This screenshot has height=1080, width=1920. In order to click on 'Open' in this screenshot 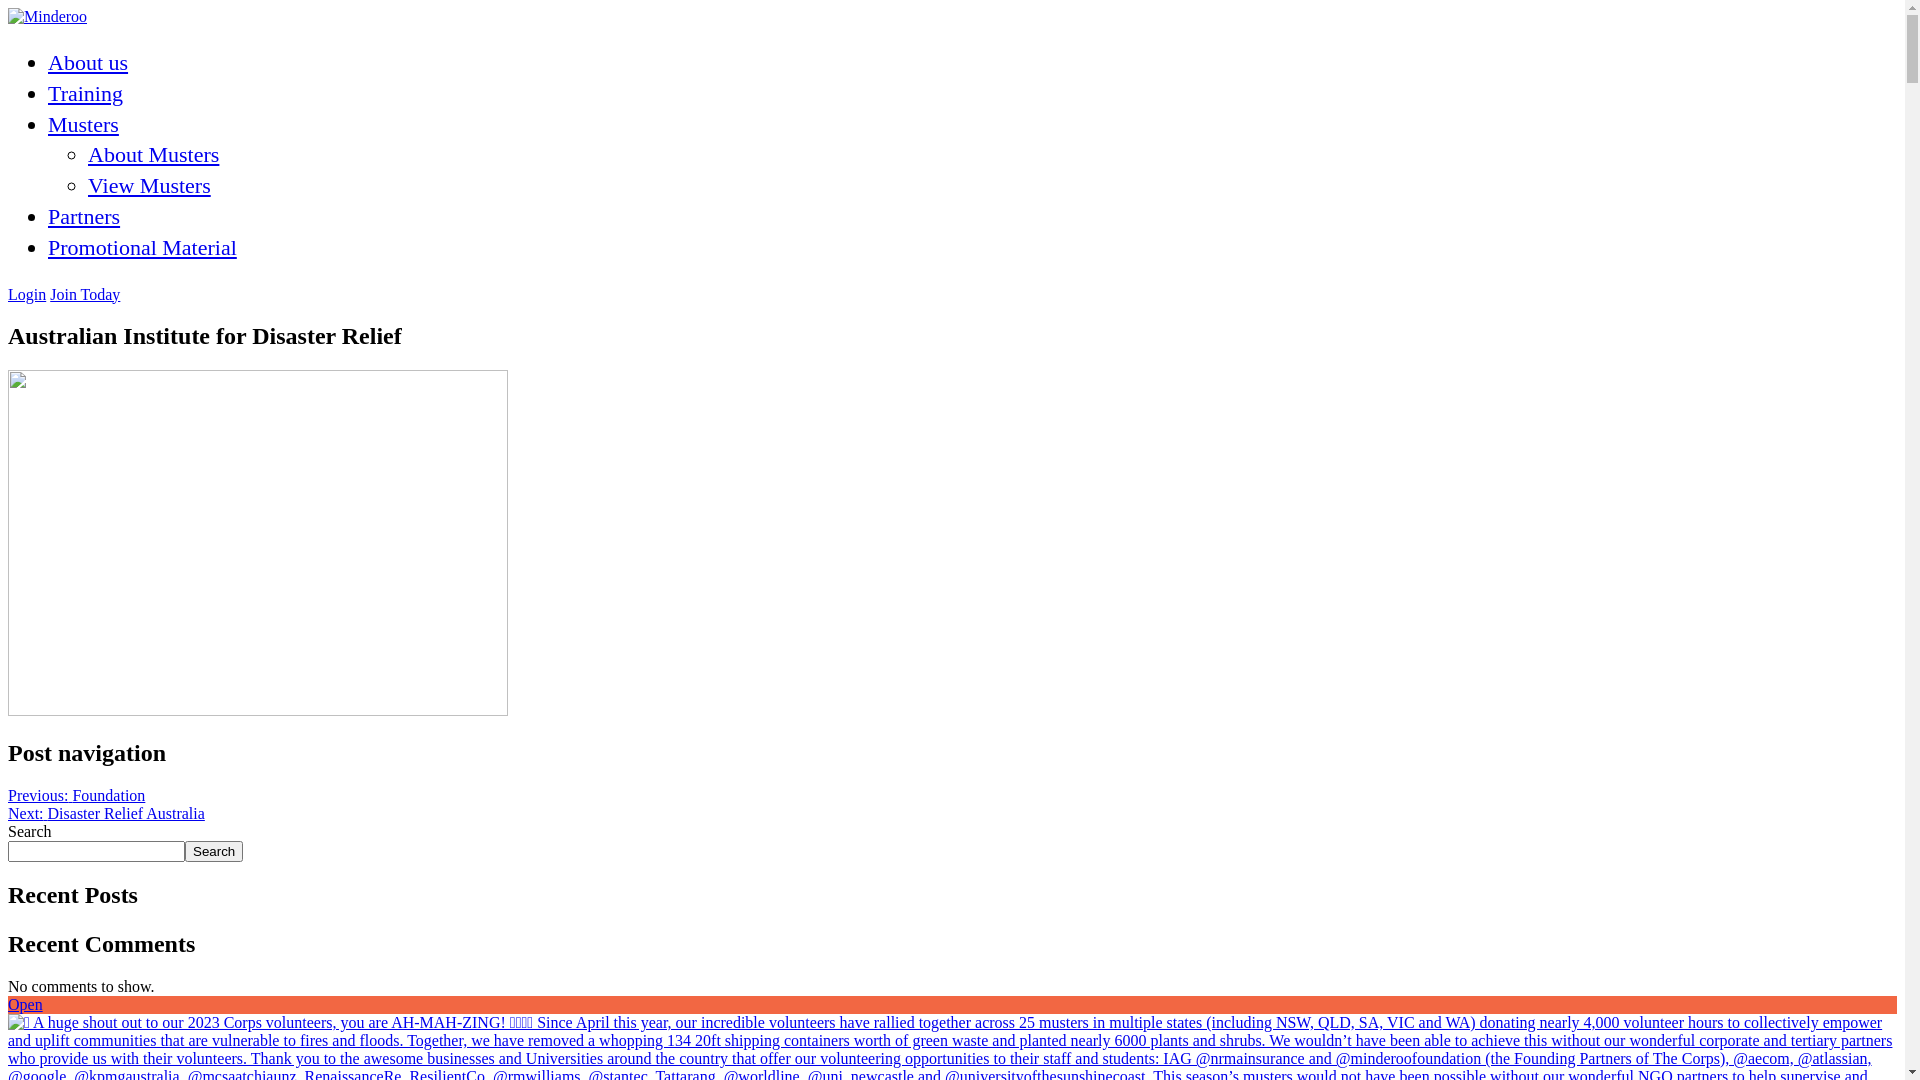, I will do `click(25, 1004)`.